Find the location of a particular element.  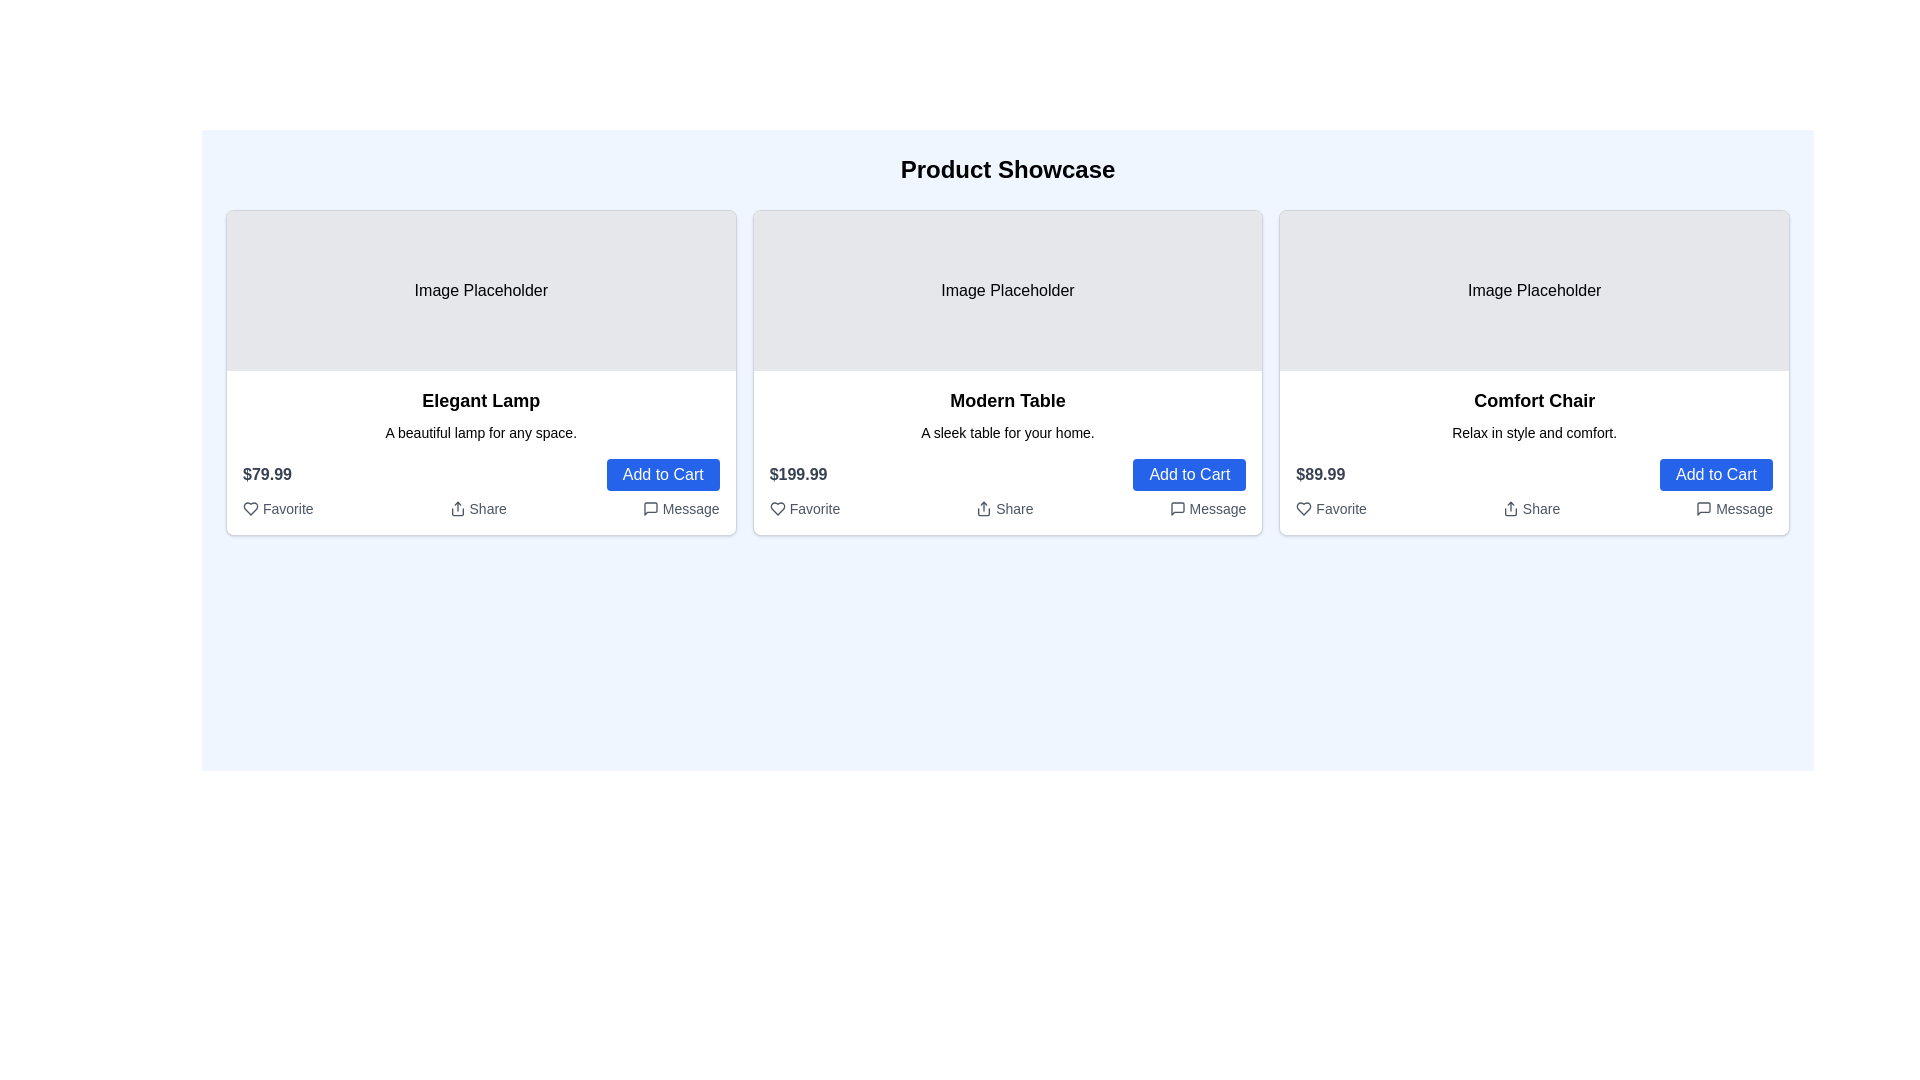

the chat bubble icon button located in the lower section of the 'Modern Table' product card to send a message is located at coordinates (1177, 508).